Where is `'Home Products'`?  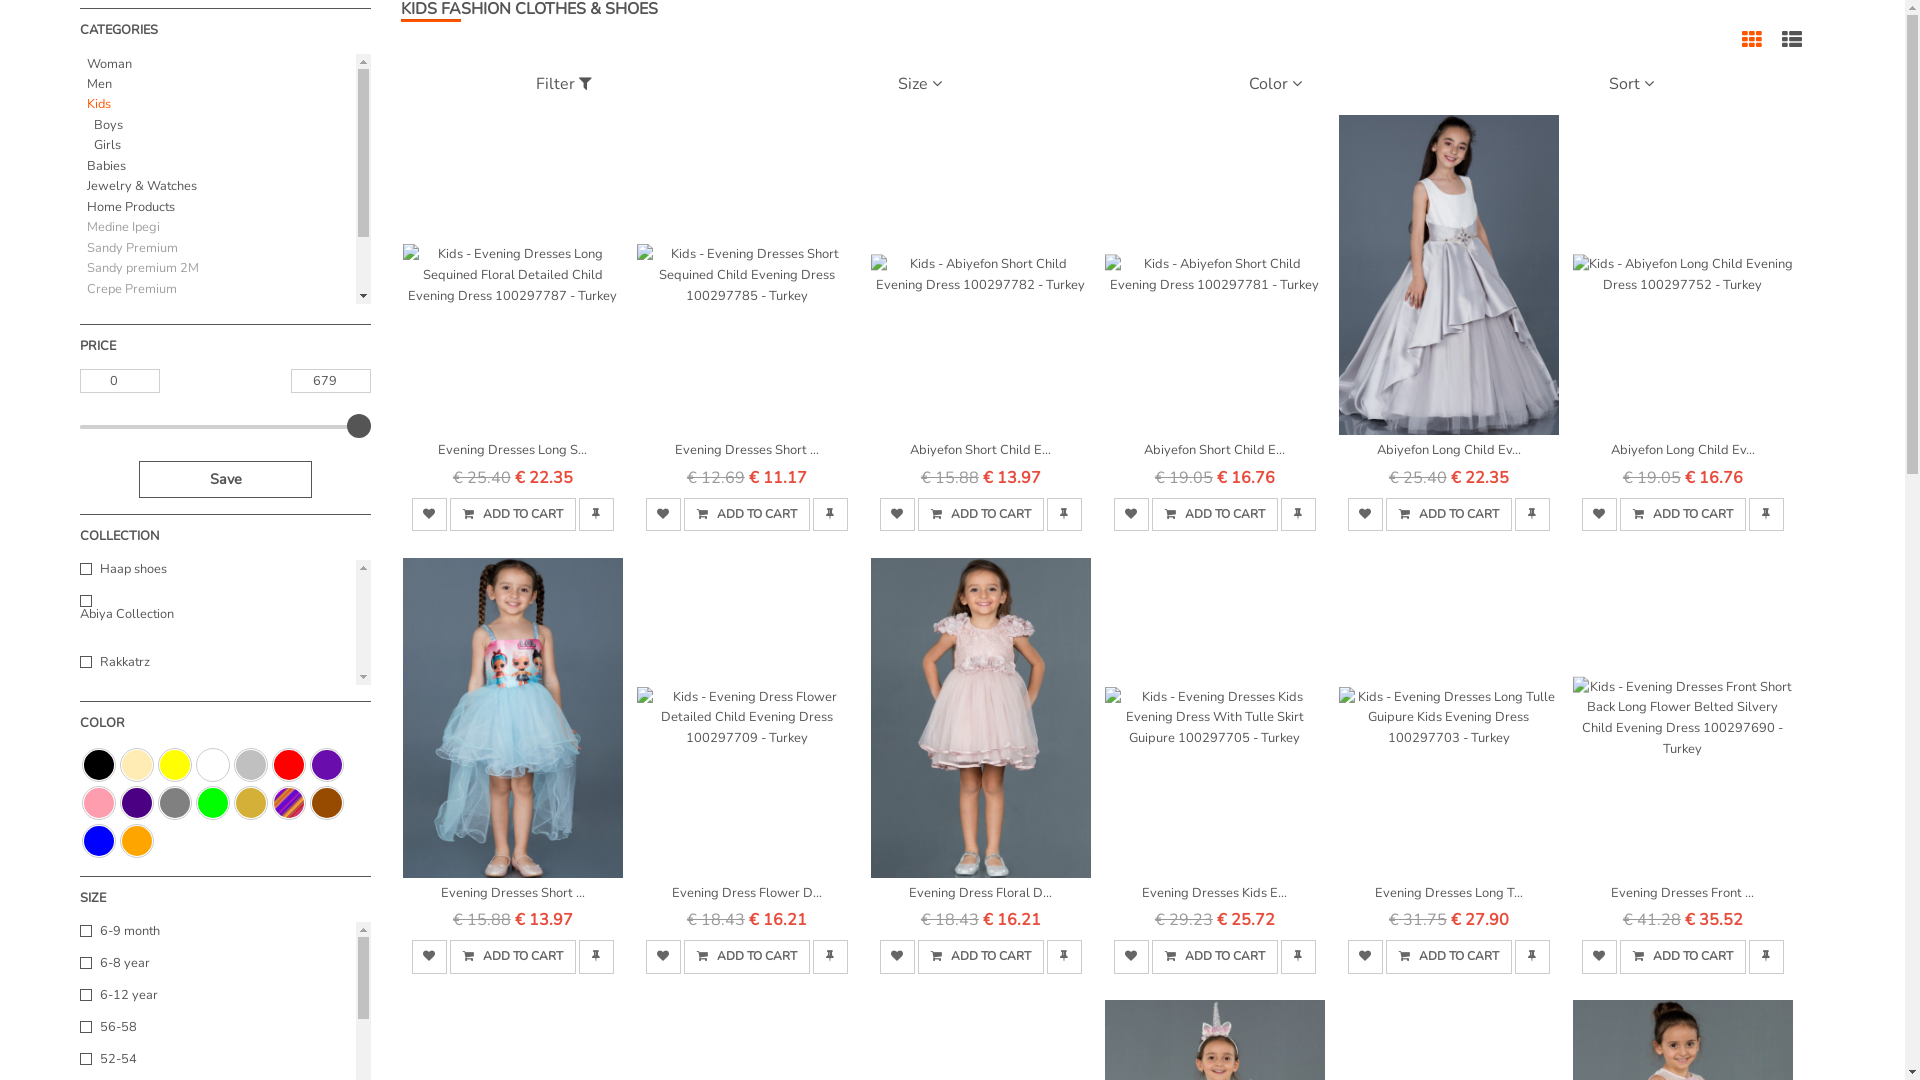
'Home Products' is located at coordinates (84, 207).